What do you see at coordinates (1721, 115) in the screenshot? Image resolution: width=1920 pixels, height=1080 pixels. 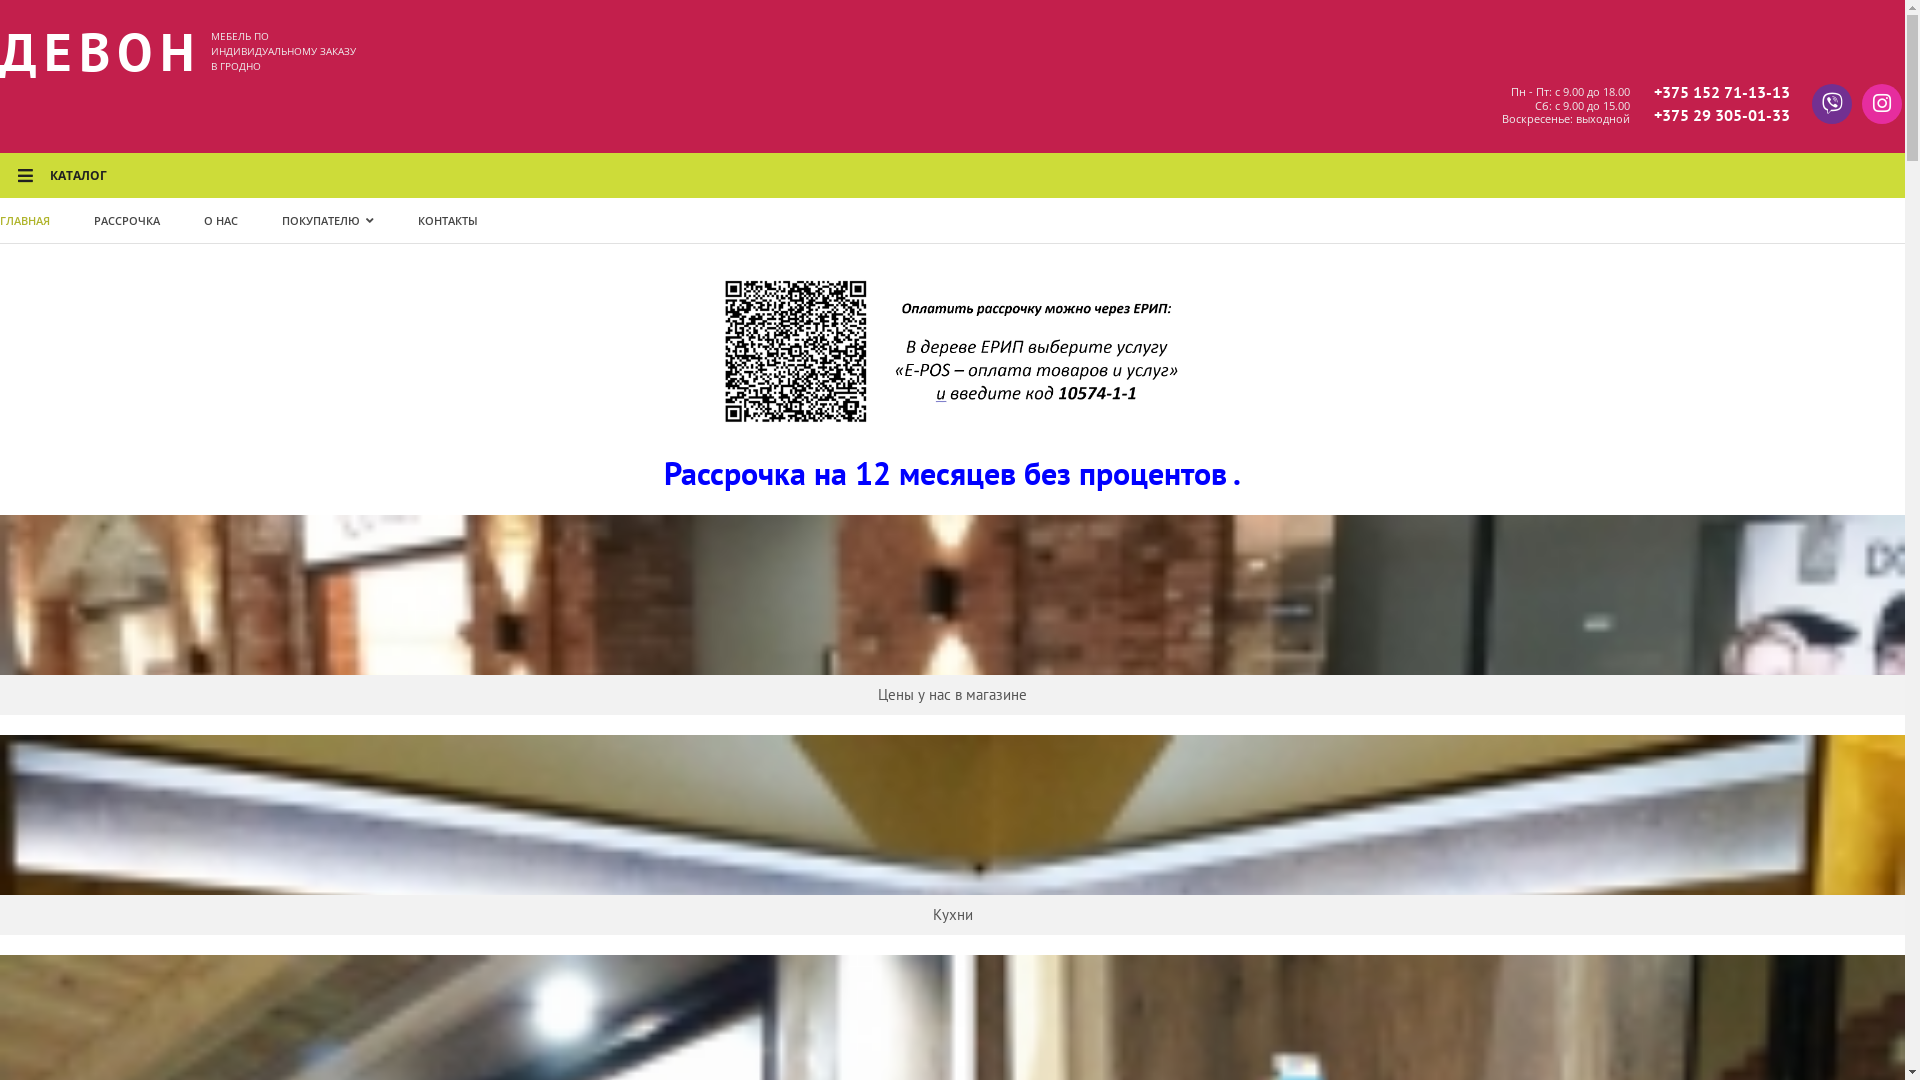 I see `'+375 29 305-01-33'` at bounding box center [1721, 115].